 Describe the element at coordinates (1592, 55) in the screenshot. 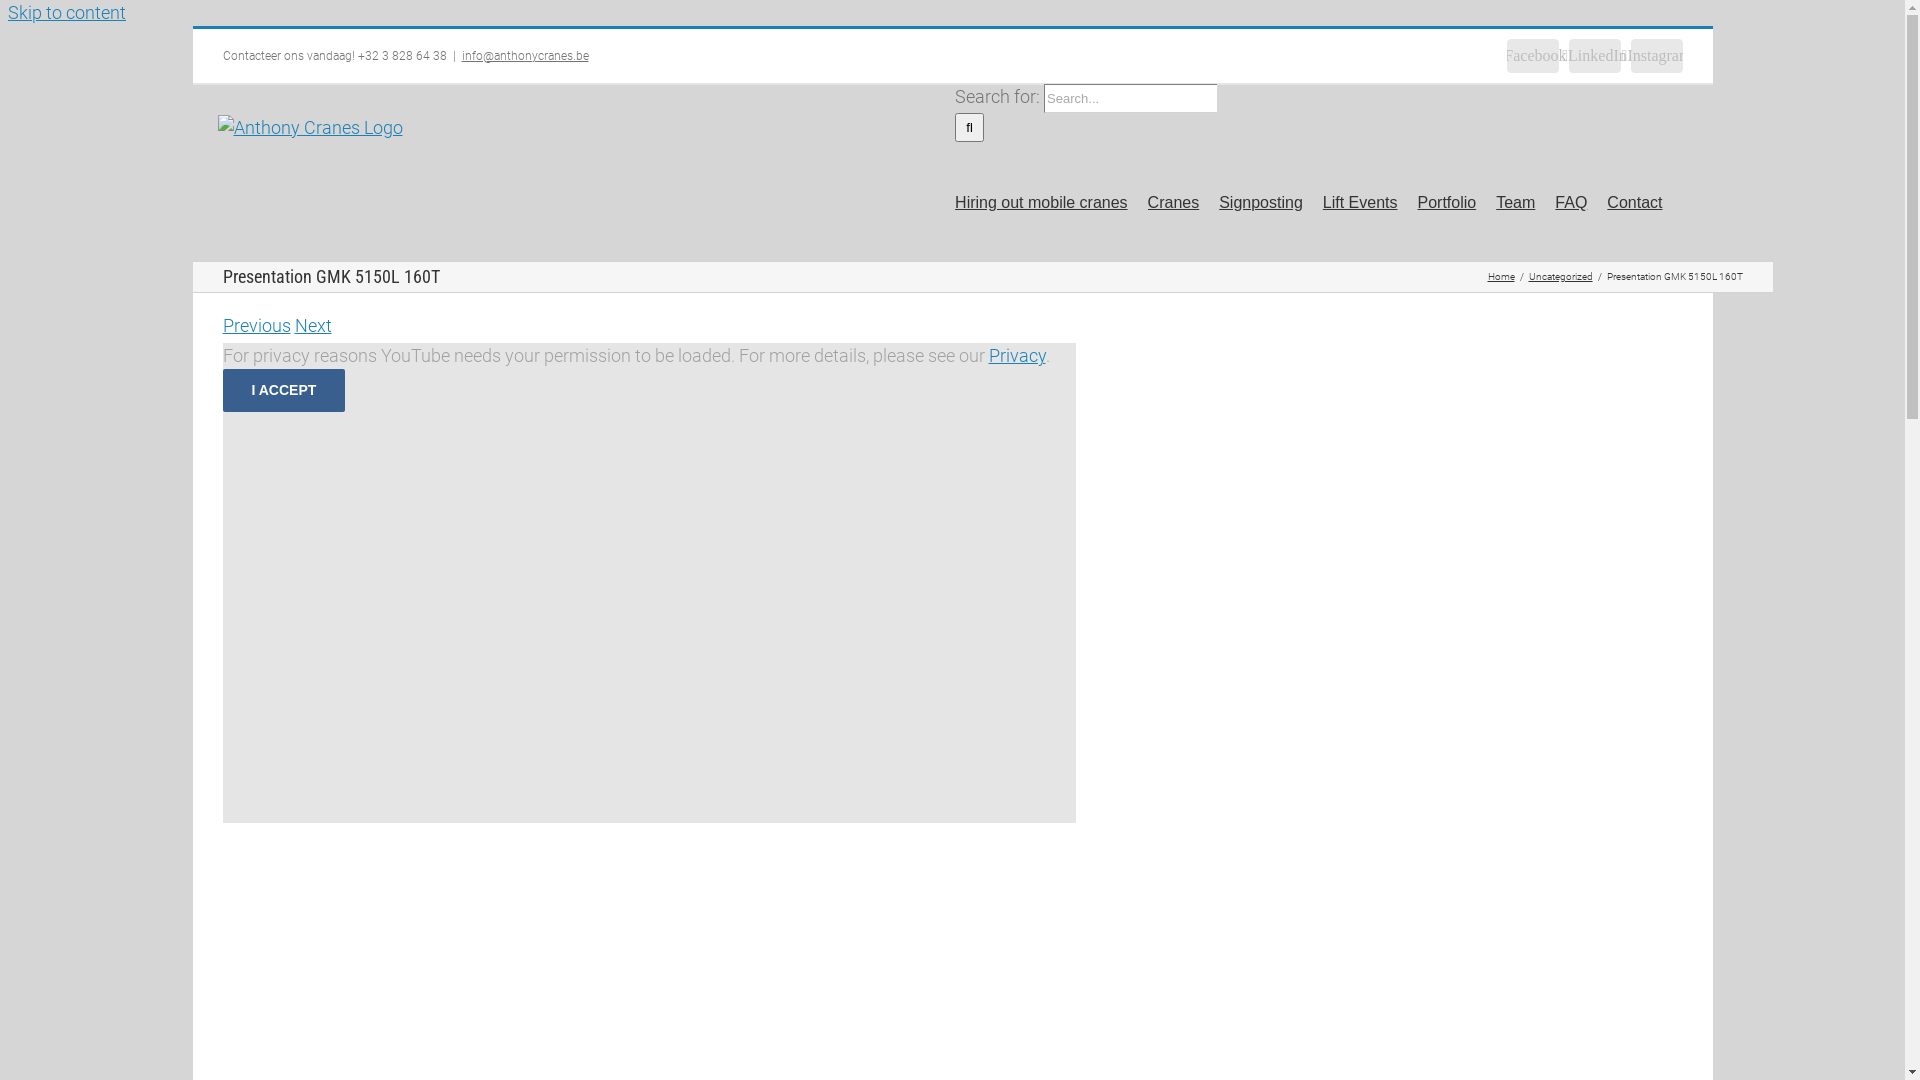

I see `'LinkedIn'` at that location.